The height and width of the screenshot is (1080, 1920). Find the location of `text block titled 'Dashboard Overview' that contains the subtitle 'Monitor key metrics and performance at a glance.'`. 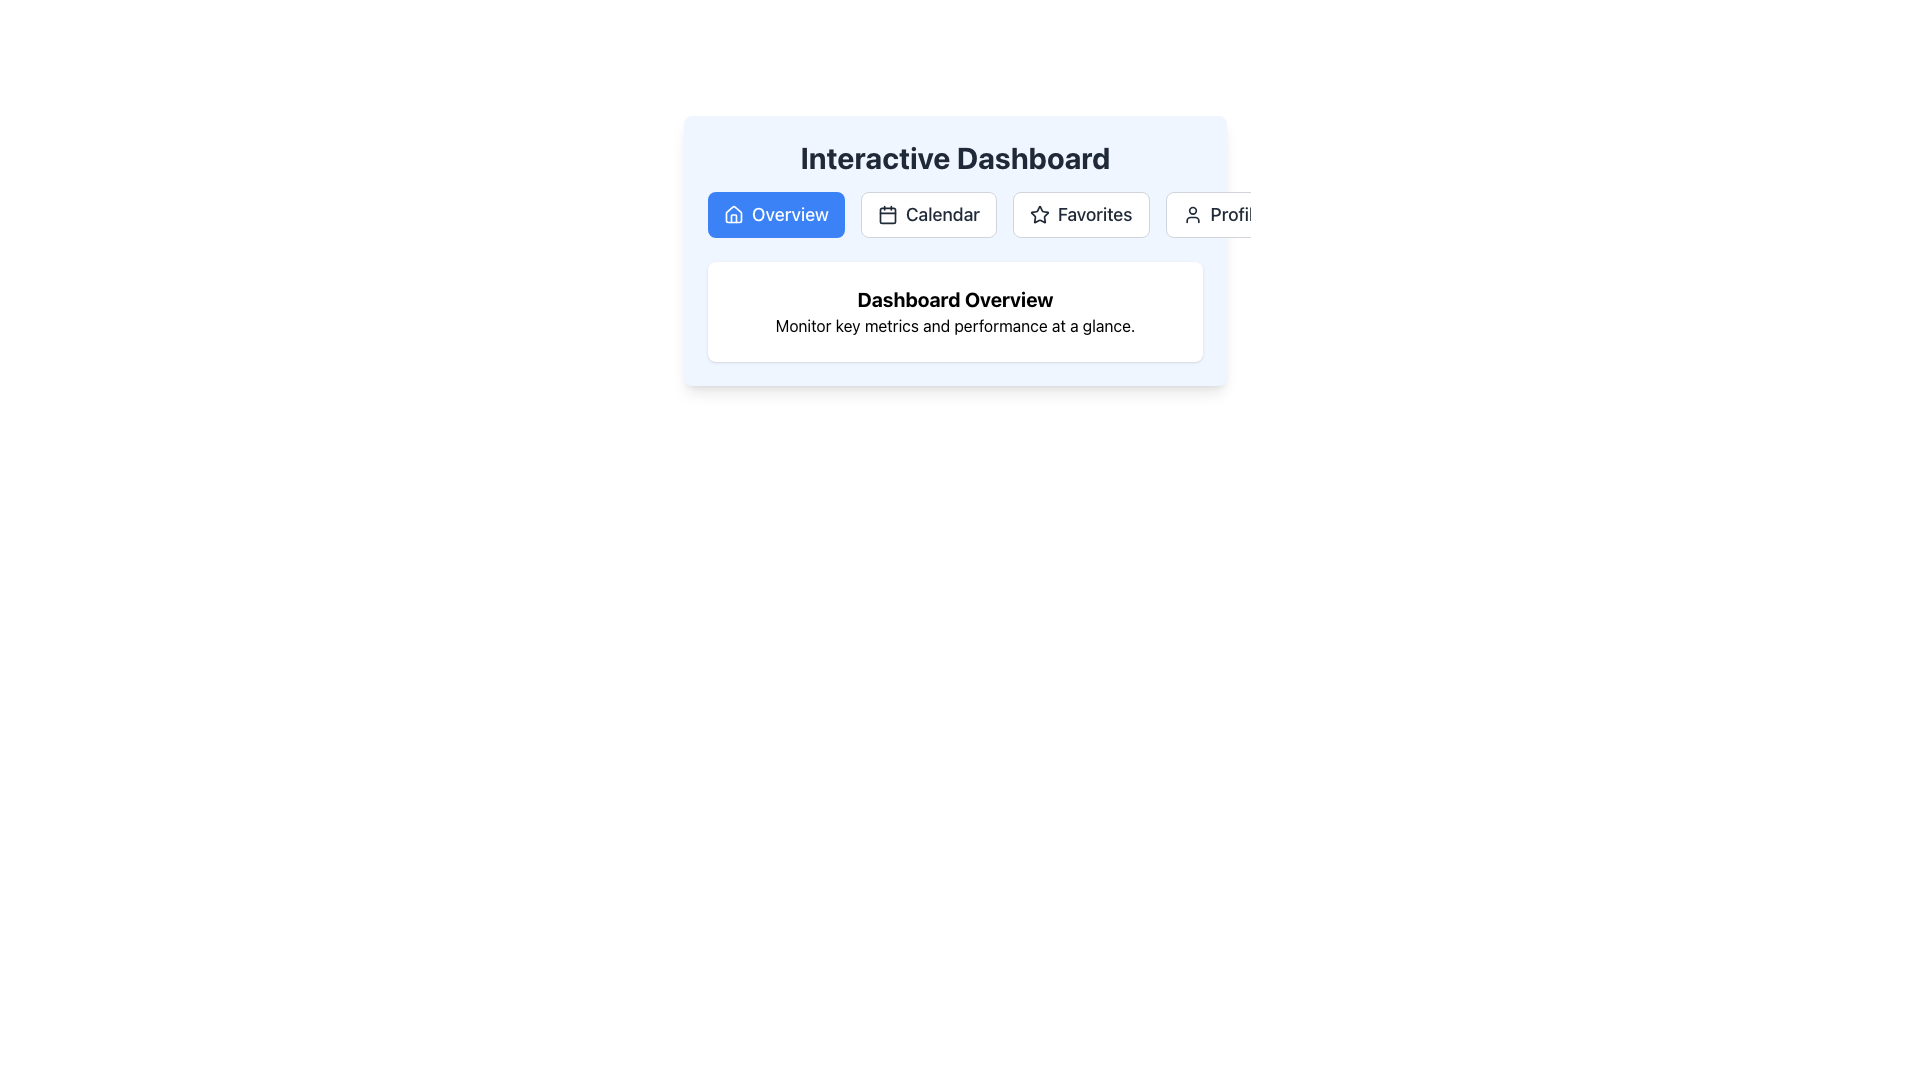

text block titled 'Dashboard Overview' that contains the subtitle 'Monitor key metrics and performance at a glance.' is located at coordinates (954, 312).